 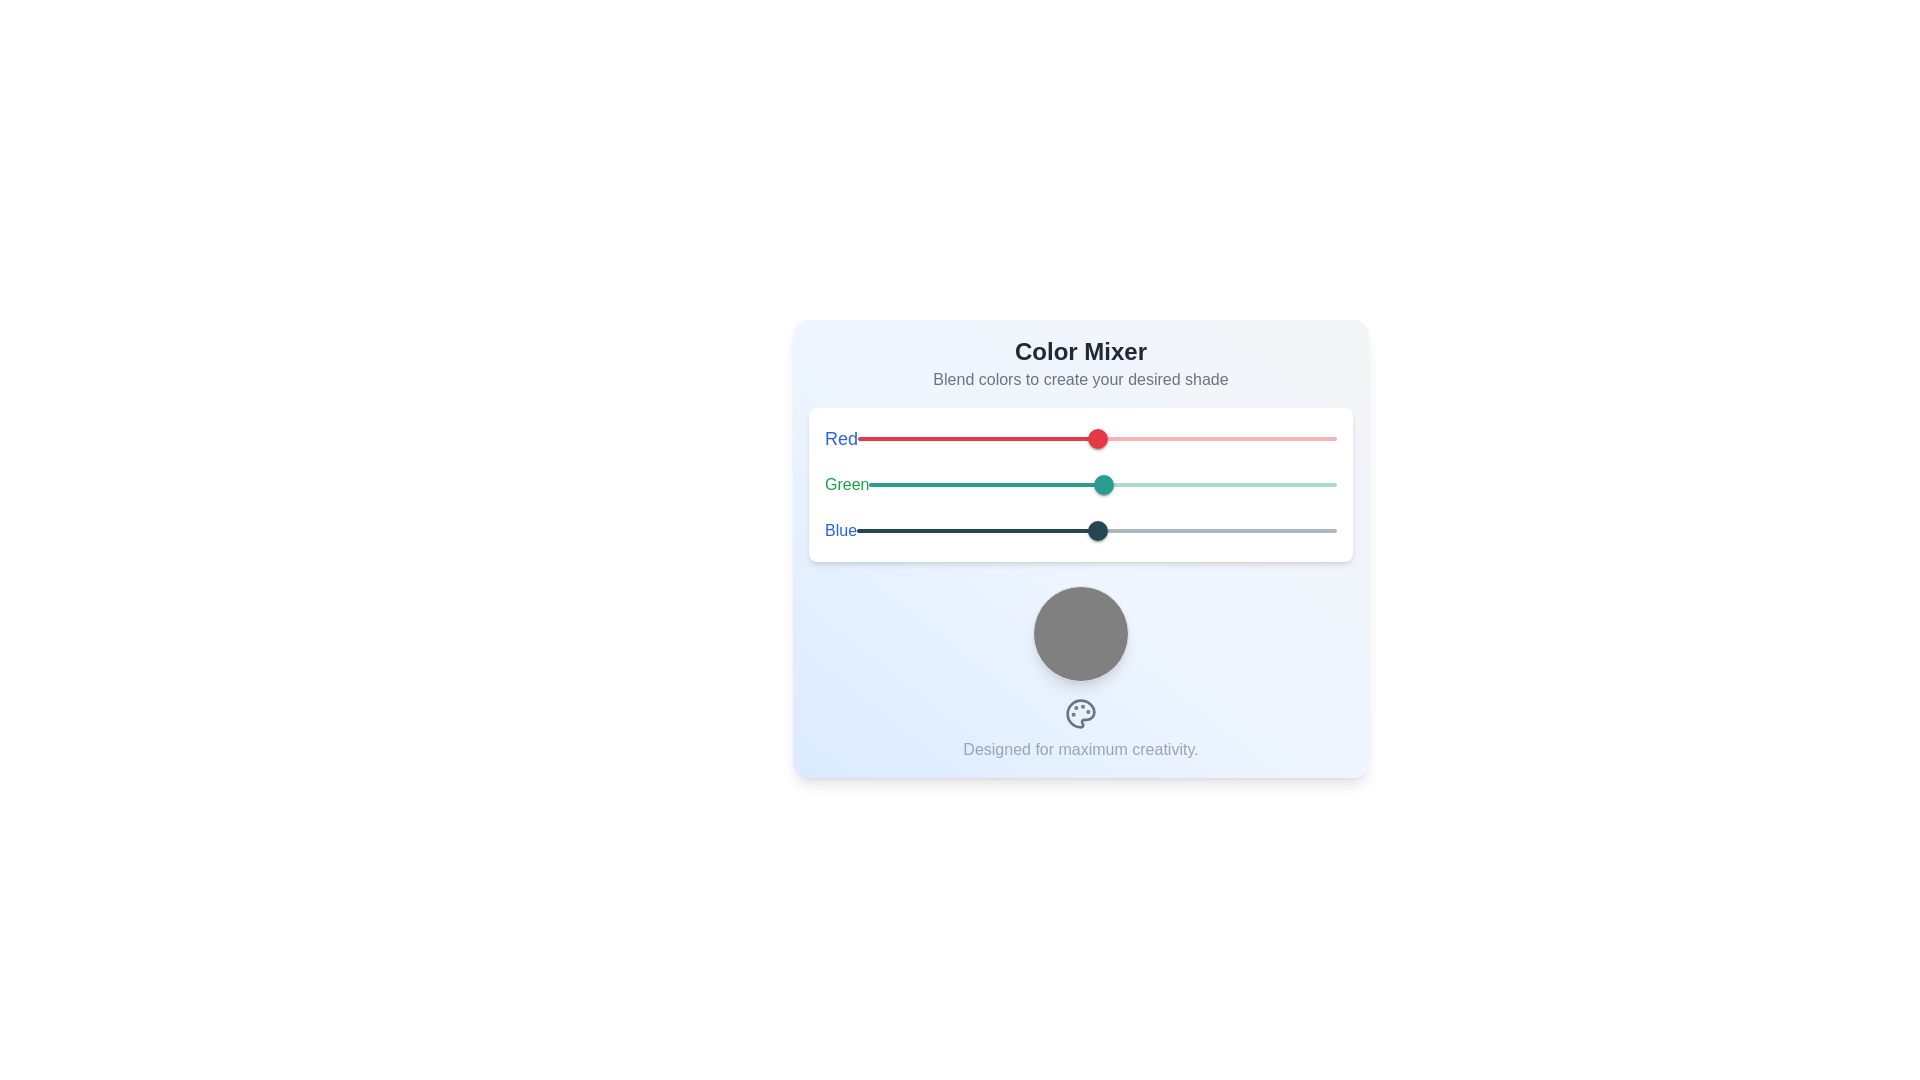 What do you see at coordinates (858, 438) in the screenshot?
I see `the red color intensity` at bounding box center [858, 438].